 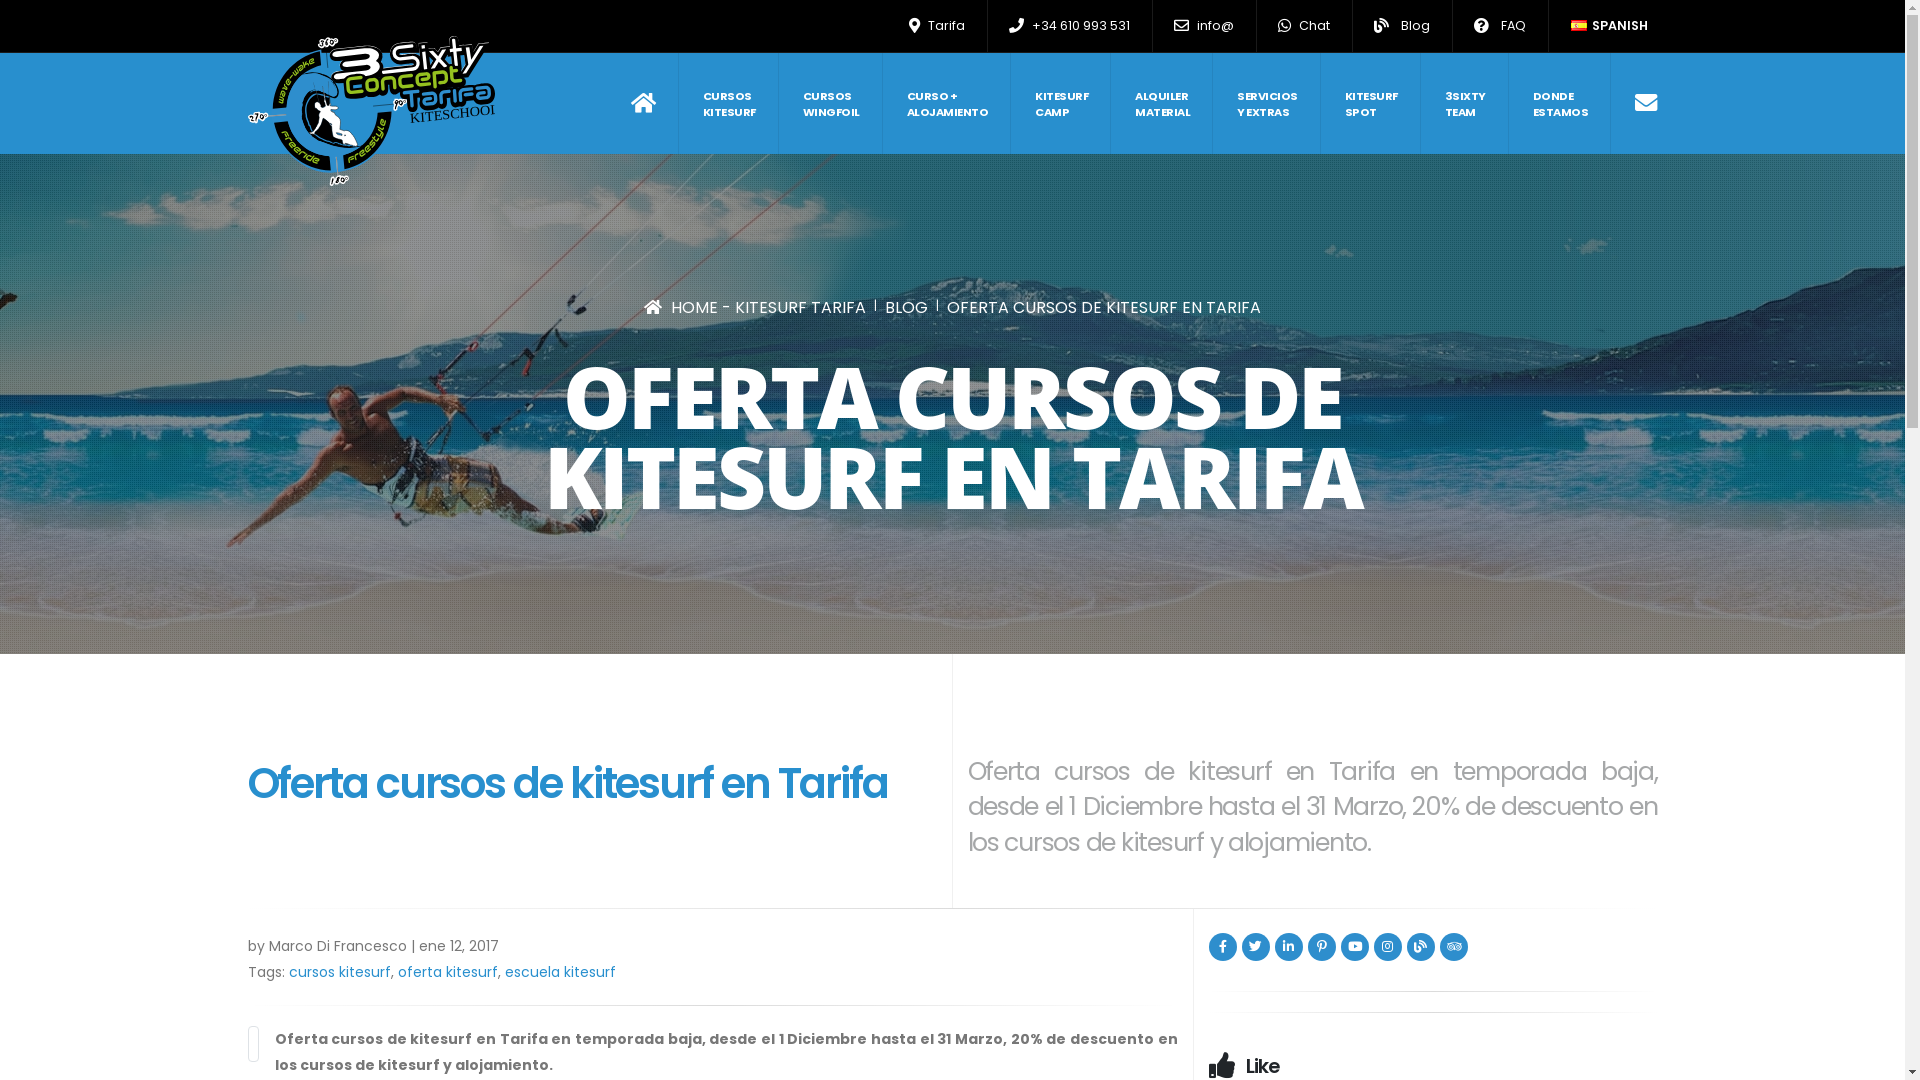 What do you see at coordinates (1207, 946) in the screenshot?
I see `'Facebook'` at bounding box center [1207, 946].